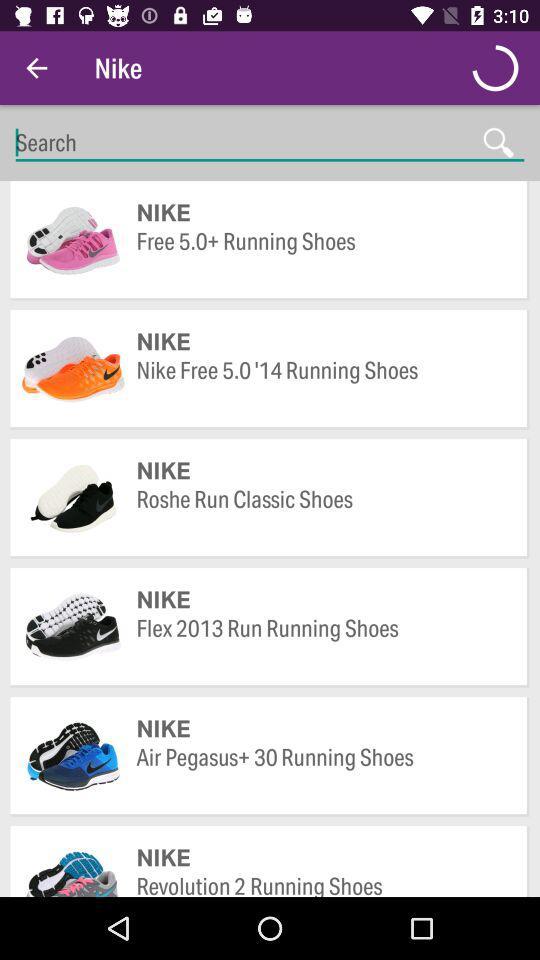 The width and height of the screenshot is (540, 960). I want to click on the item below the nike icon, so click(322, 642).